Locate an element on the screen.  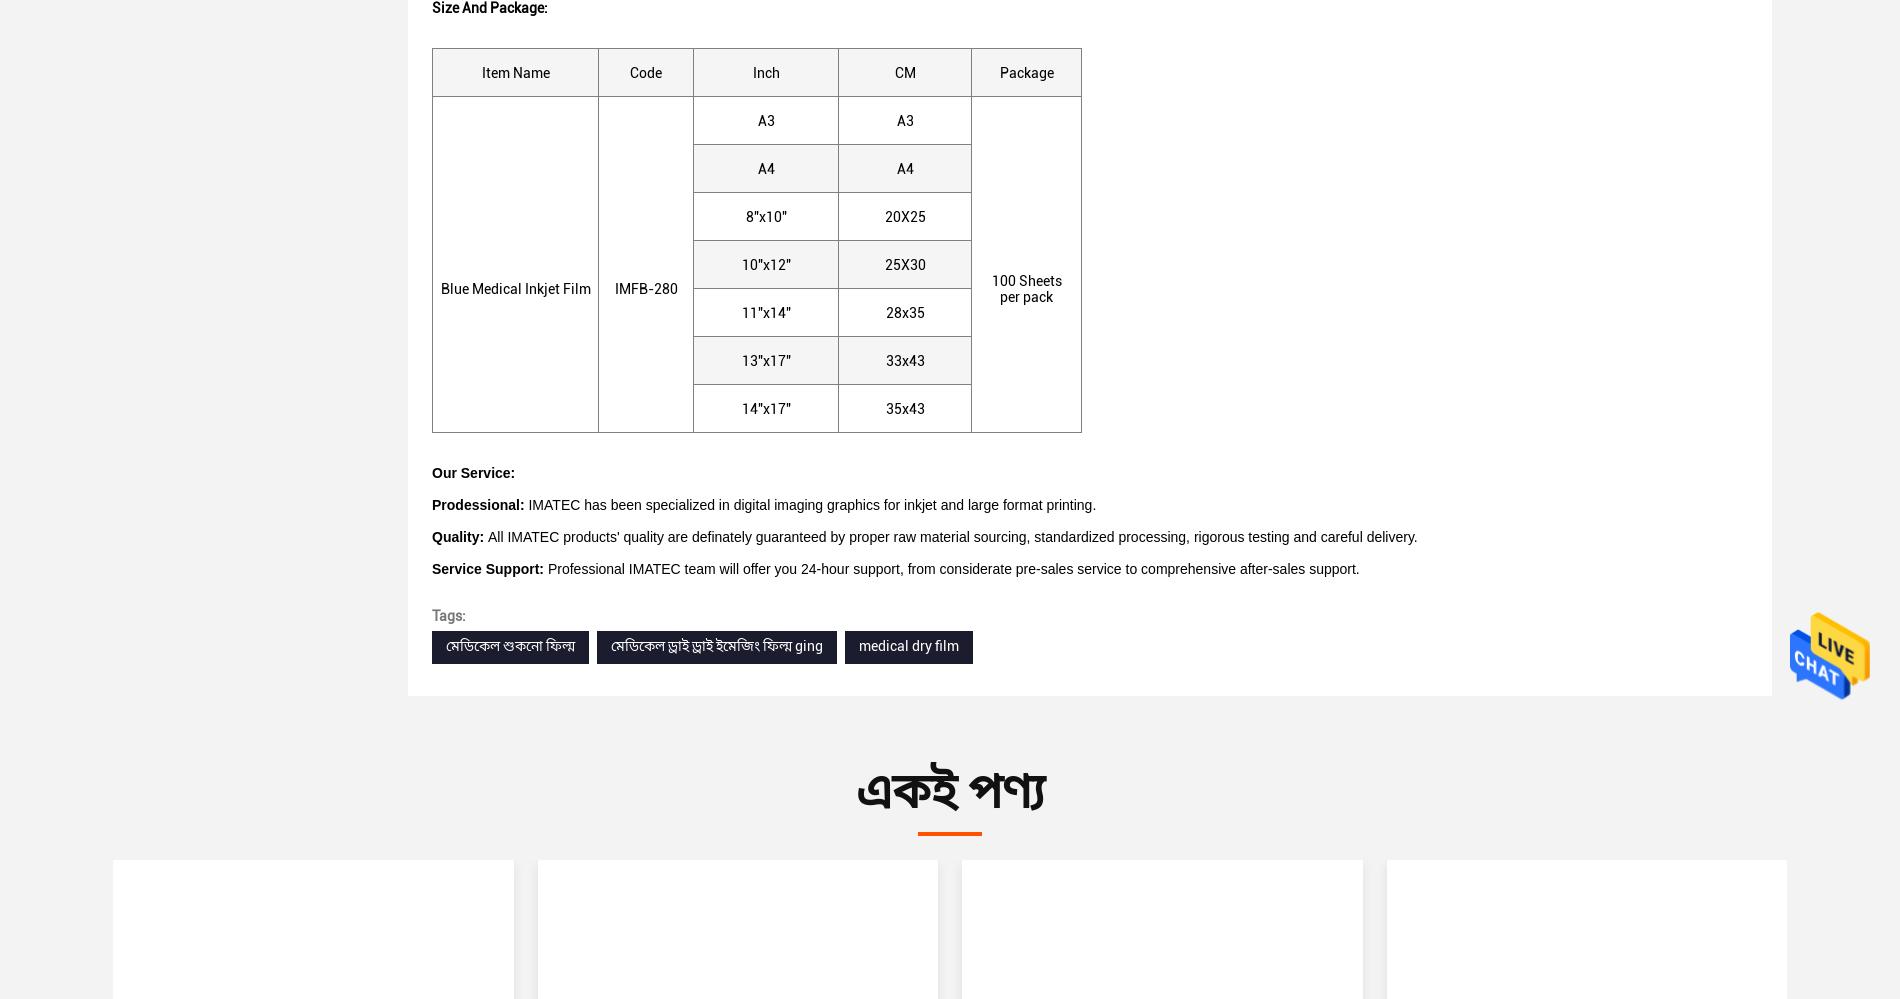
'13"x17"' is located at coordinates (764, 360).